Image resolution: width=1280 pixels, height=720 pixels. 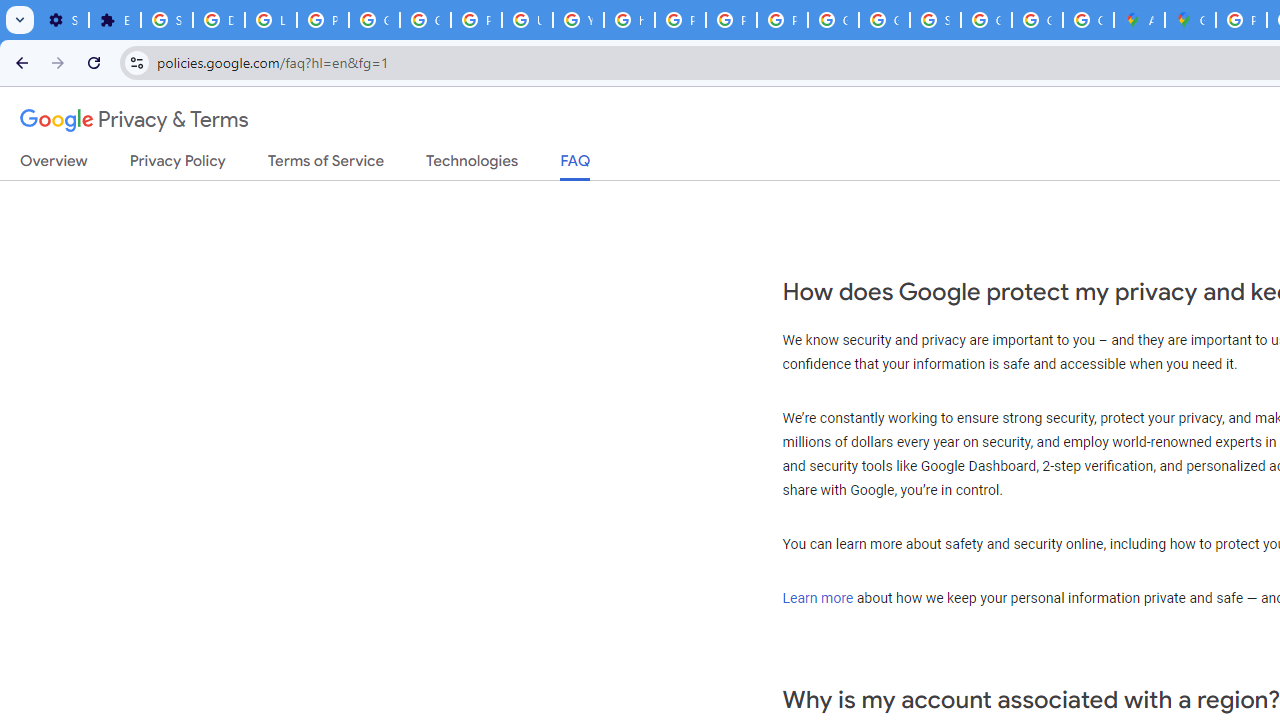 I want to click on 'Sign in - Google Accounts', so click(x=167, y=20).